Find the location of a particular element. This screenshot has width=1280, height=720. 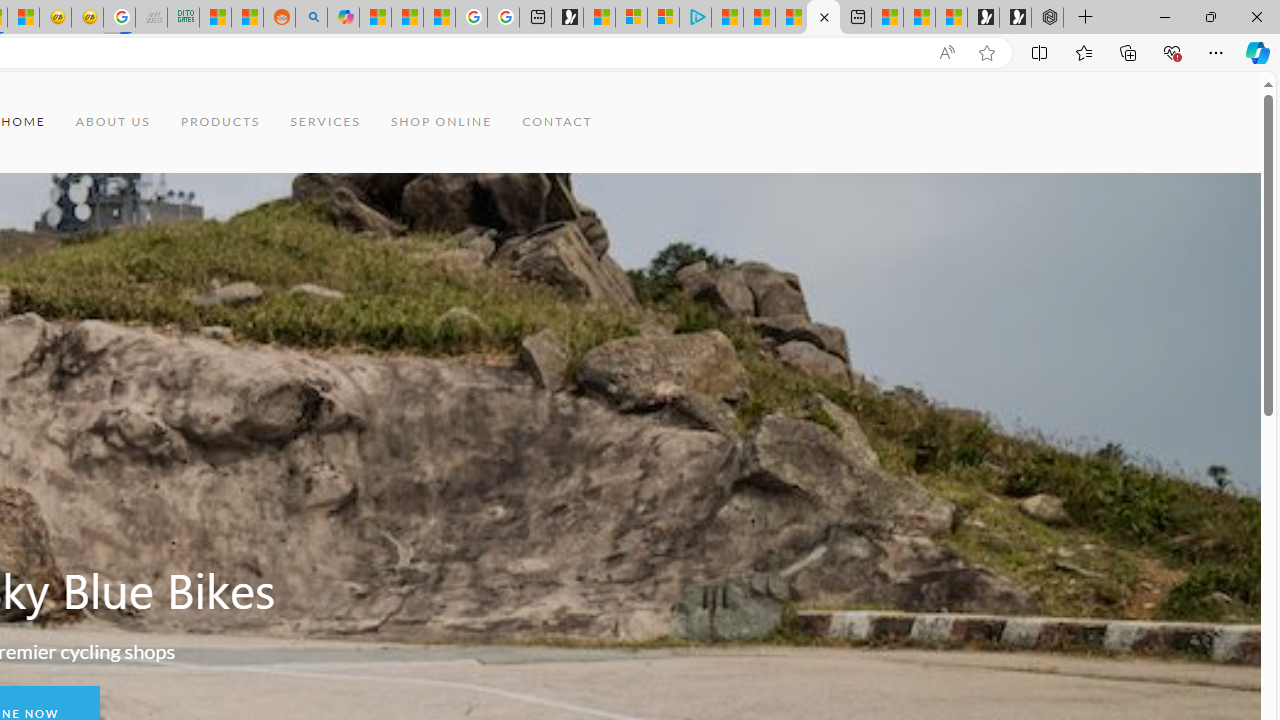

'SHOP ONLINE' is located at coordinates (440, 122).